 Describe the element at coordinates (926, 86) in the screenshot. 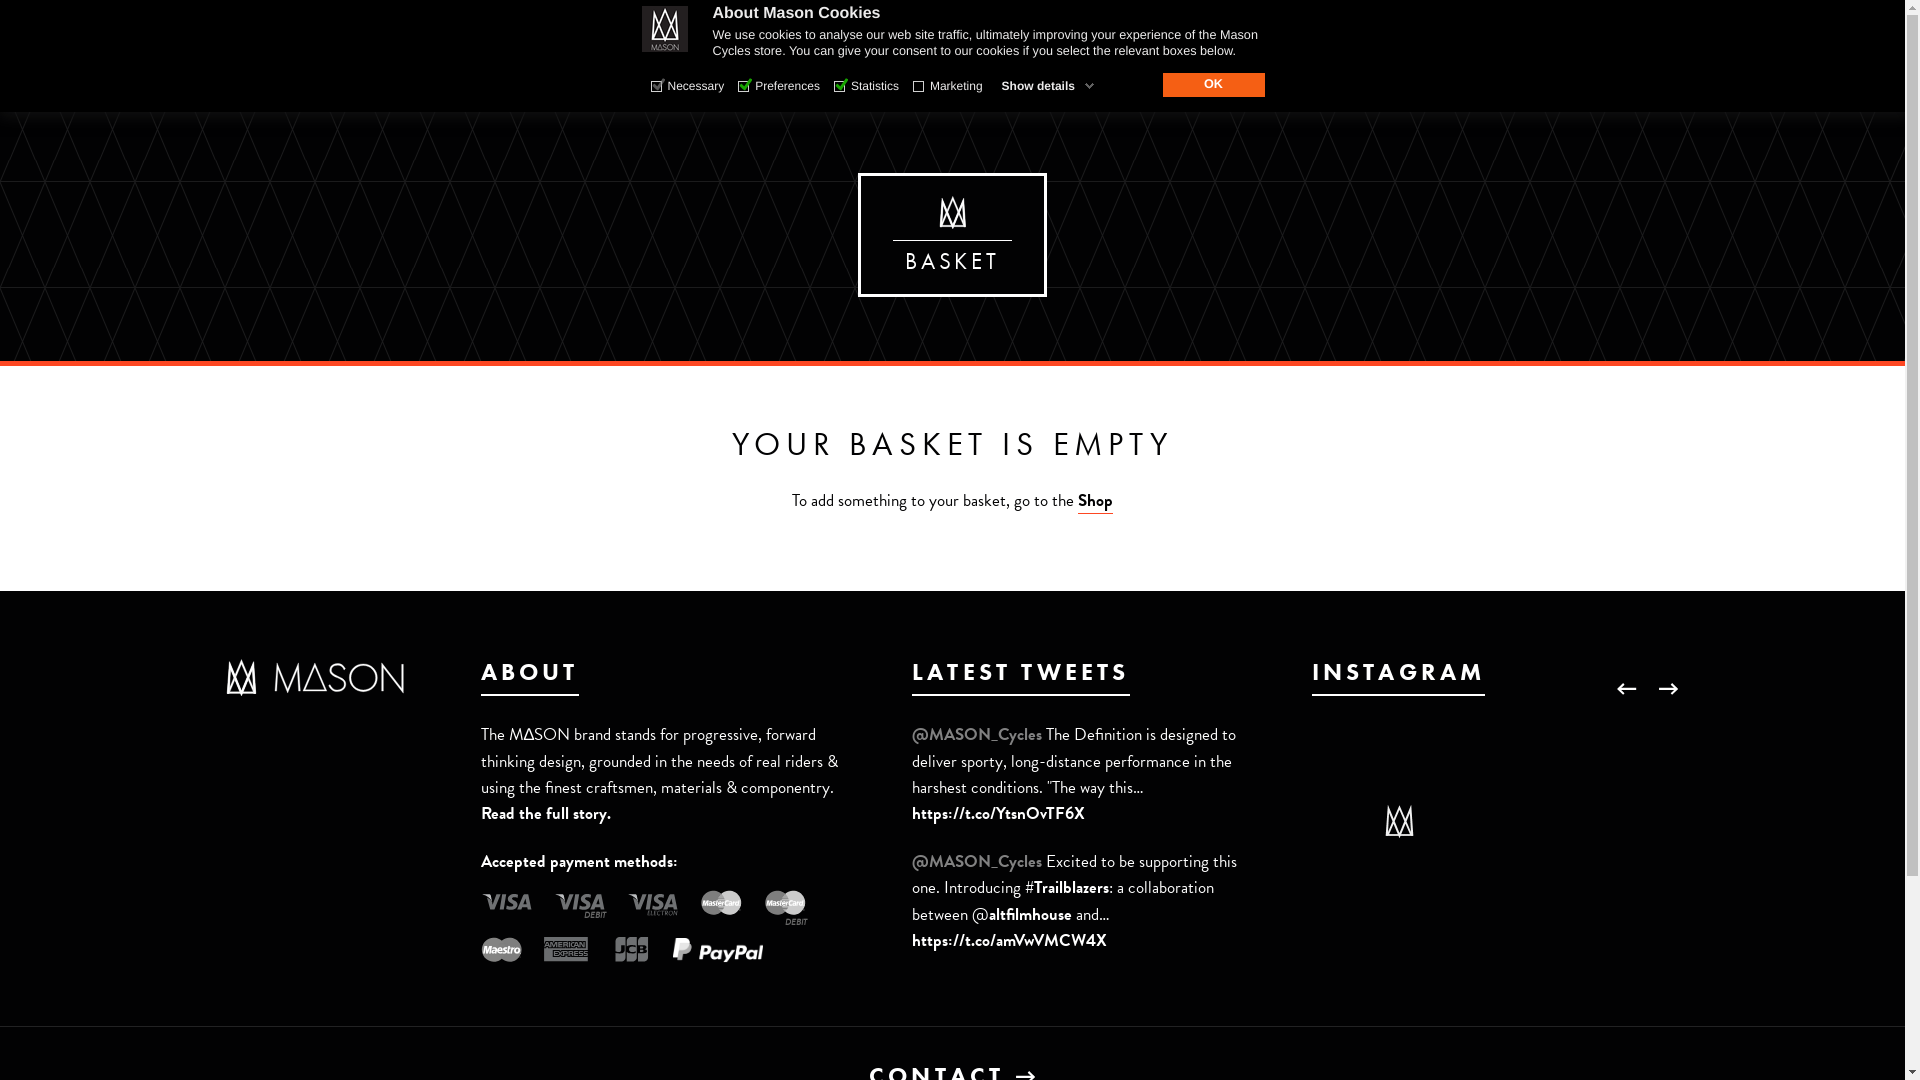

I see `'ACCESSORIES + UPGRADES'` at that location.